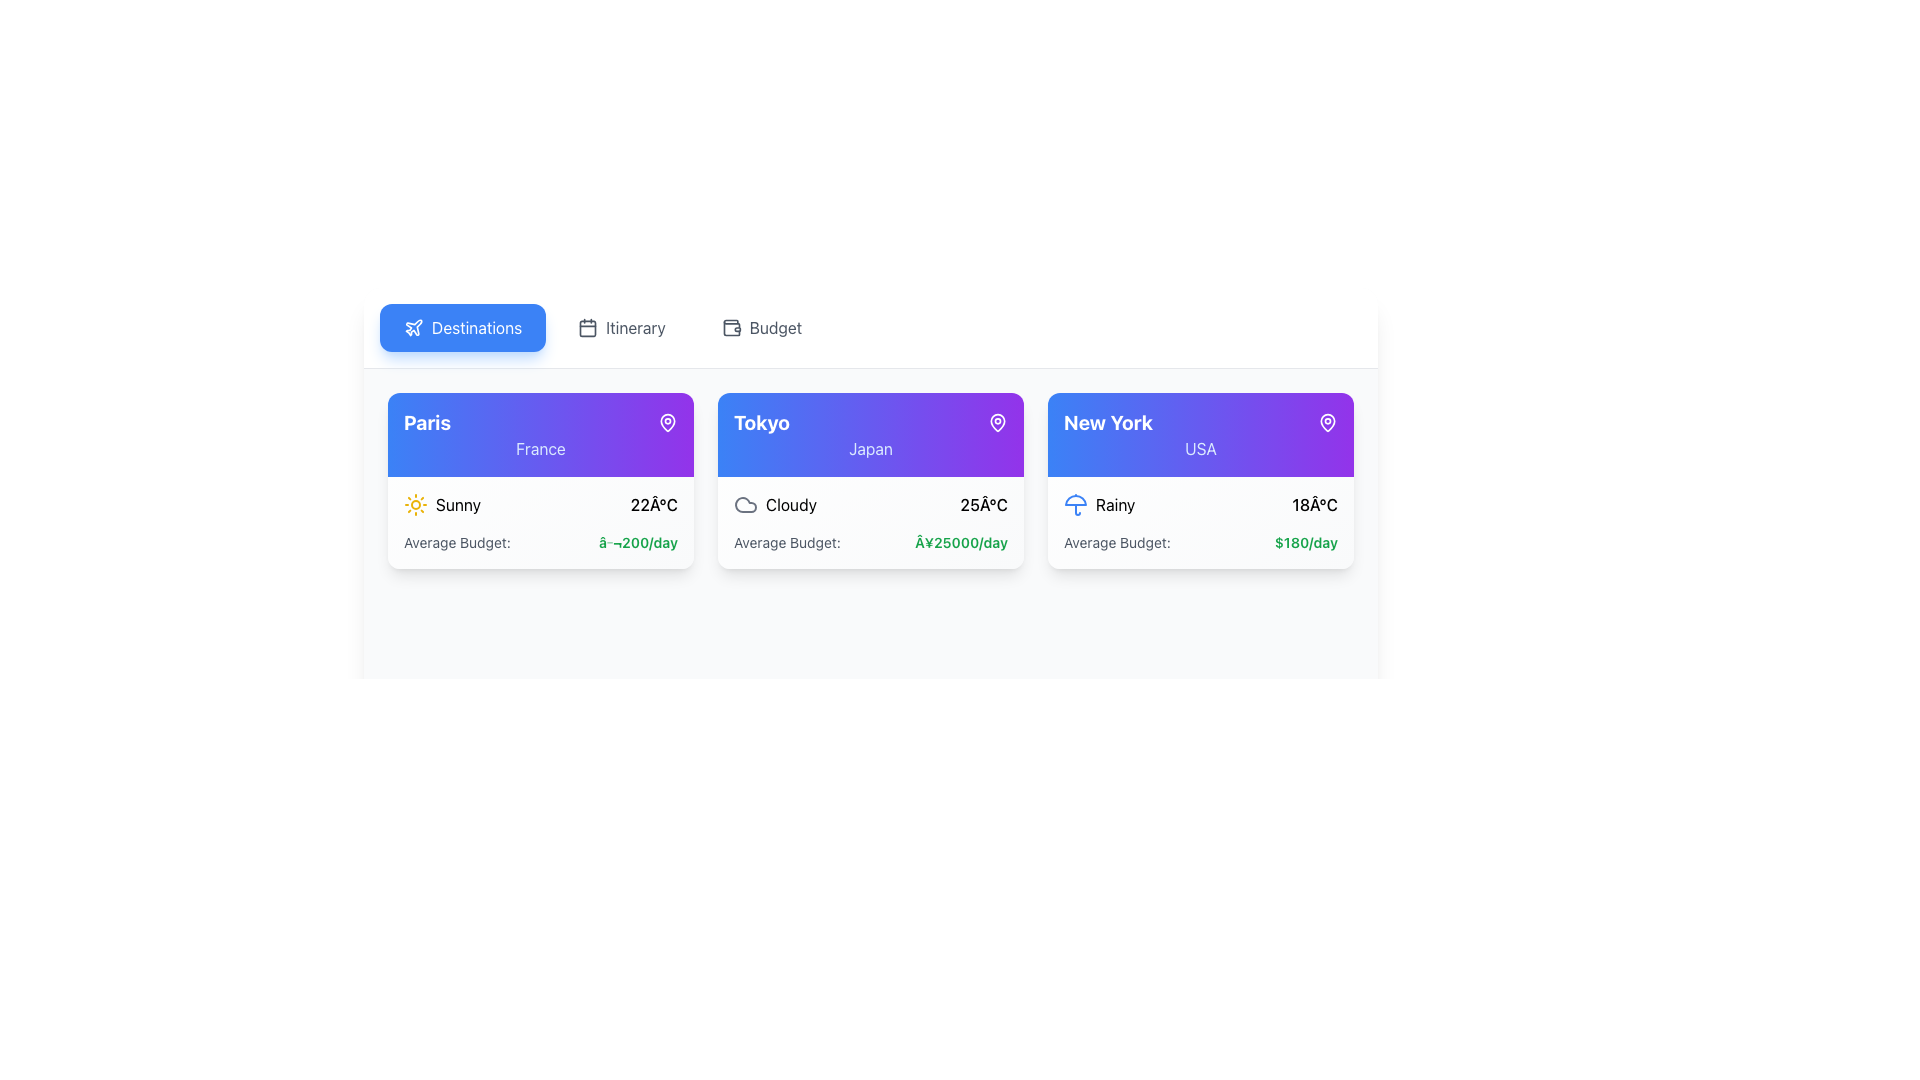  What do you see at coordinates (457, 504) in the screenshot?
I see `the non-interactive text label displaying the current weather condition in Paris, located on the second line of the 'Paris, France' card, to the right of the sun-shaped weather icon` at bounding box center [457, 504].